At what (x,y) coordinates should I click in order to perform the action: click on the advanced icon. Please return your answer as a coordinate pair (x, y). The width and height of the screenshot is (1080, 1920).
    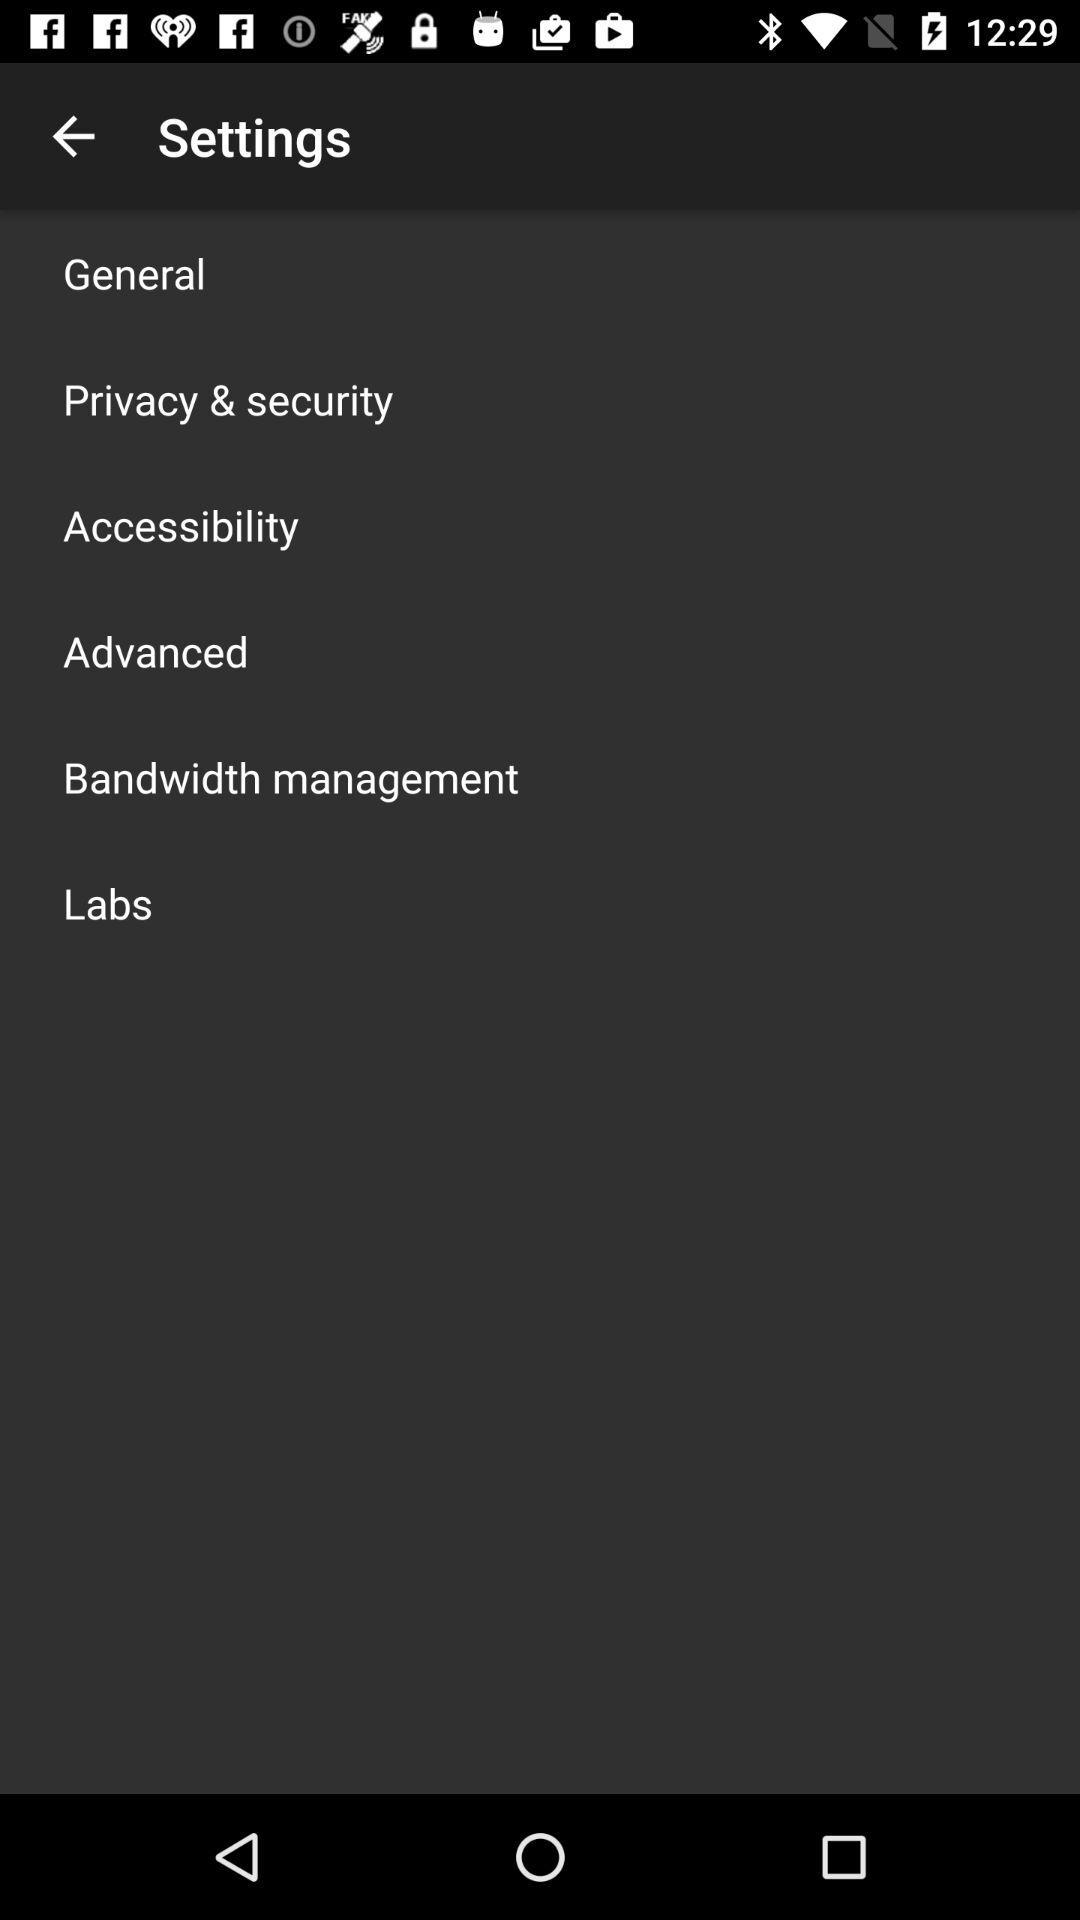
    Looking at the image, I should click on (154, 651).